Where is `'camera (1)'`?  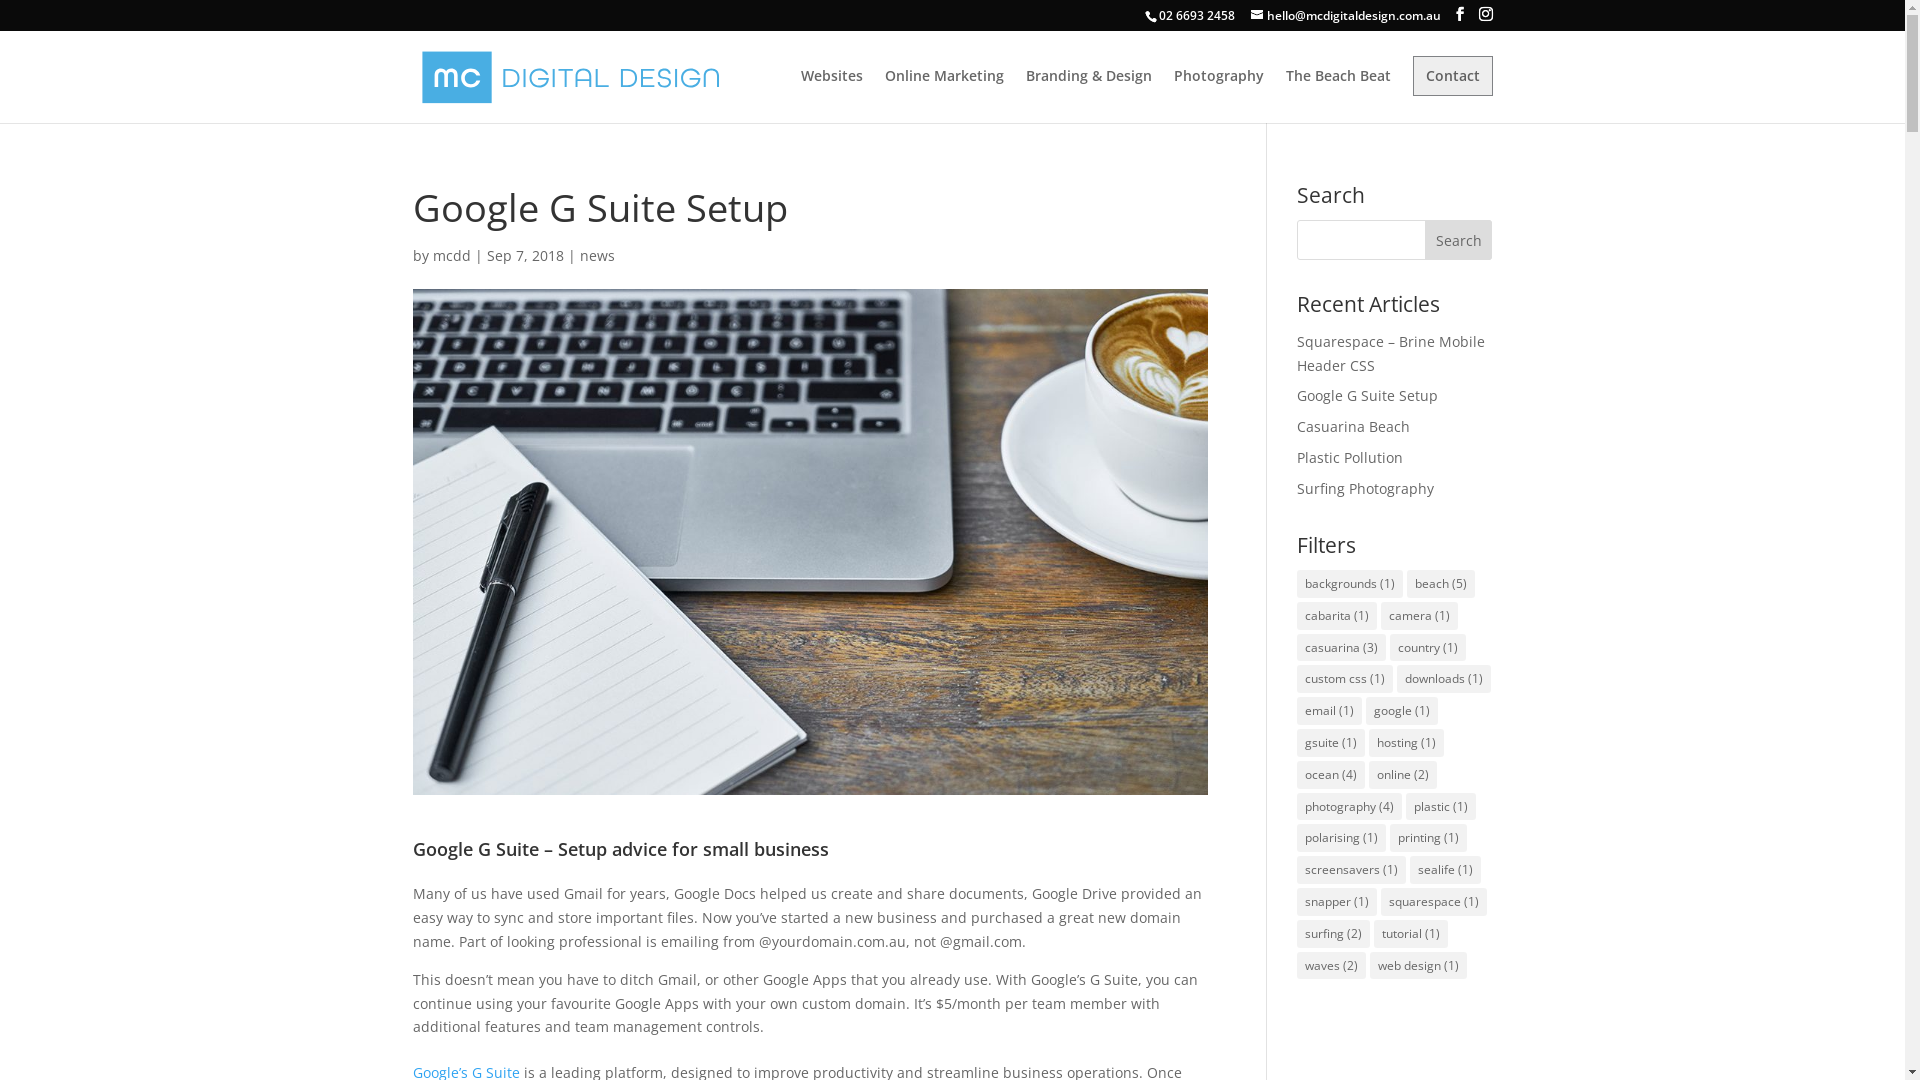
'camera (1)' is located at coordinates (1418, 615).